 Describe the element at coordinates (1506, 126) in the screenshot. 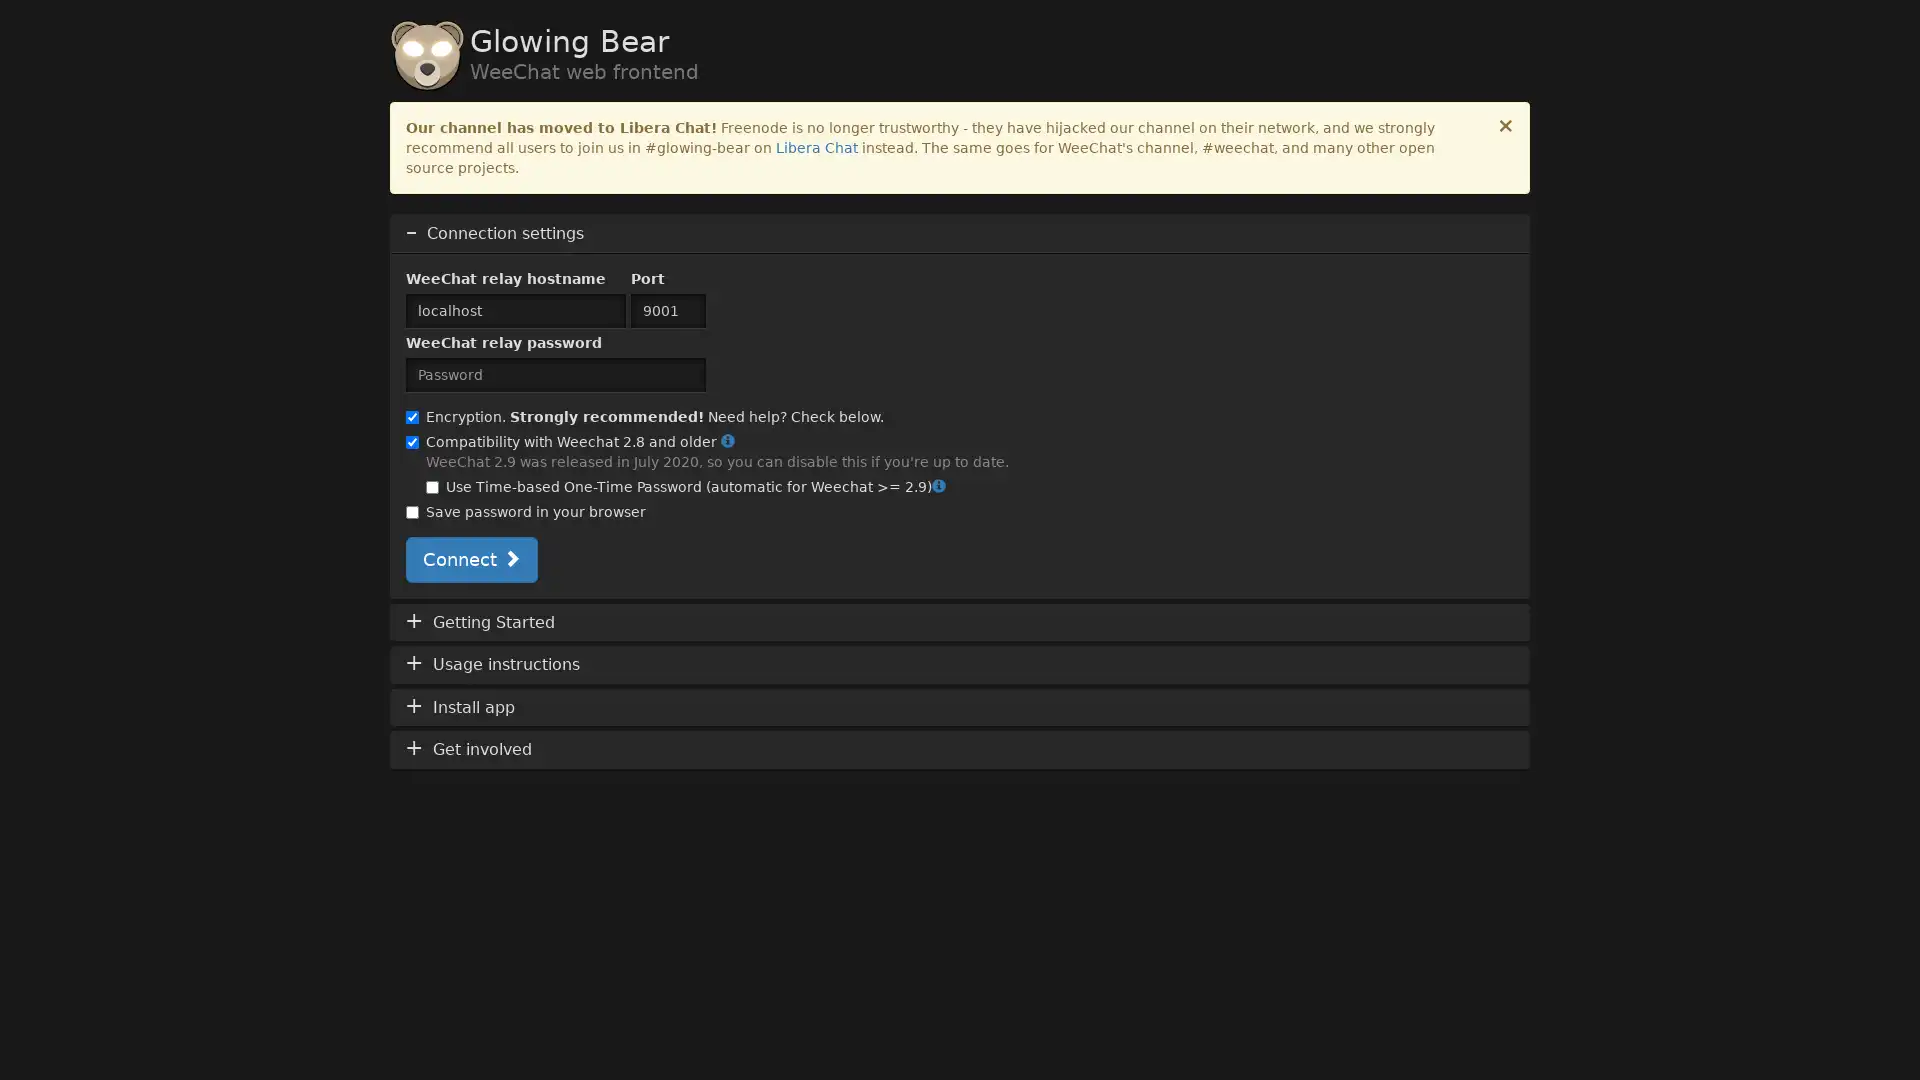

I see `Close` at that location.